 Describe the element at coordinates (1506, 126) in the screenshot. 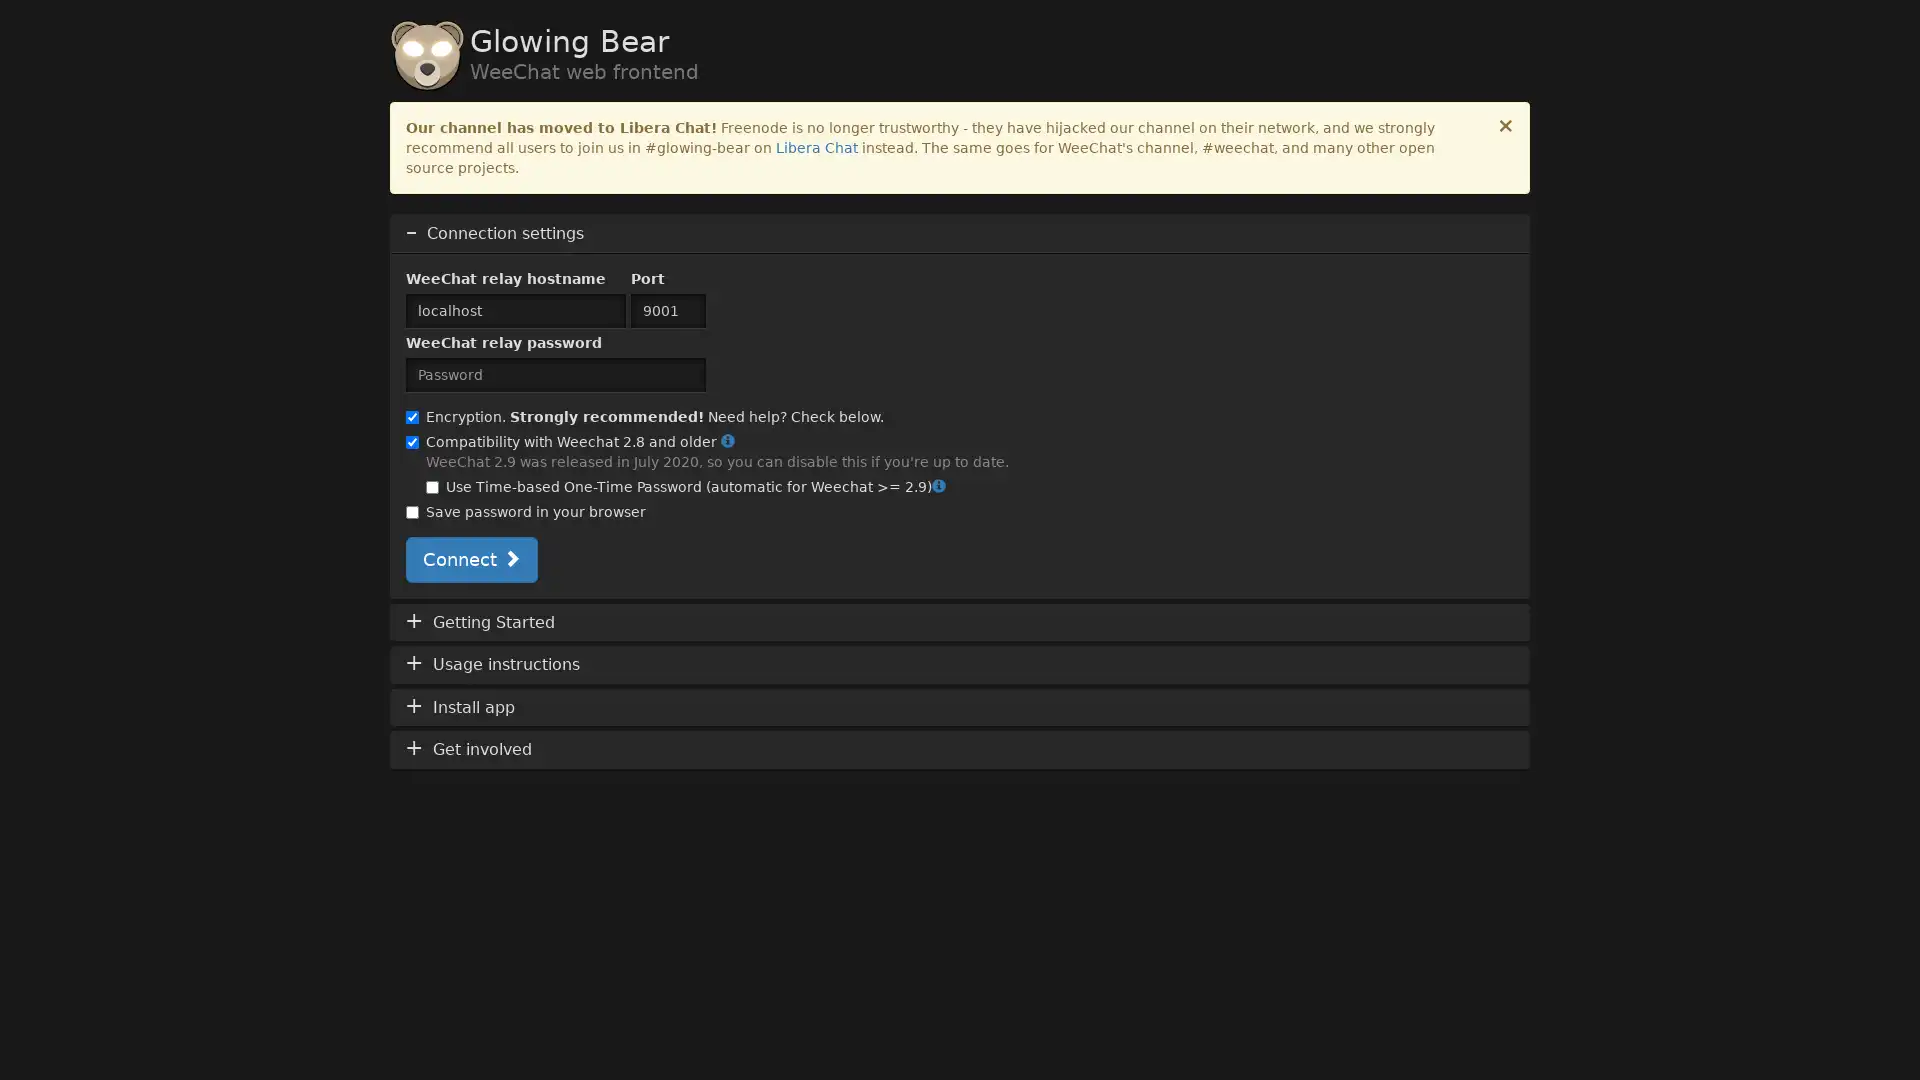

I see `Close` at that location.